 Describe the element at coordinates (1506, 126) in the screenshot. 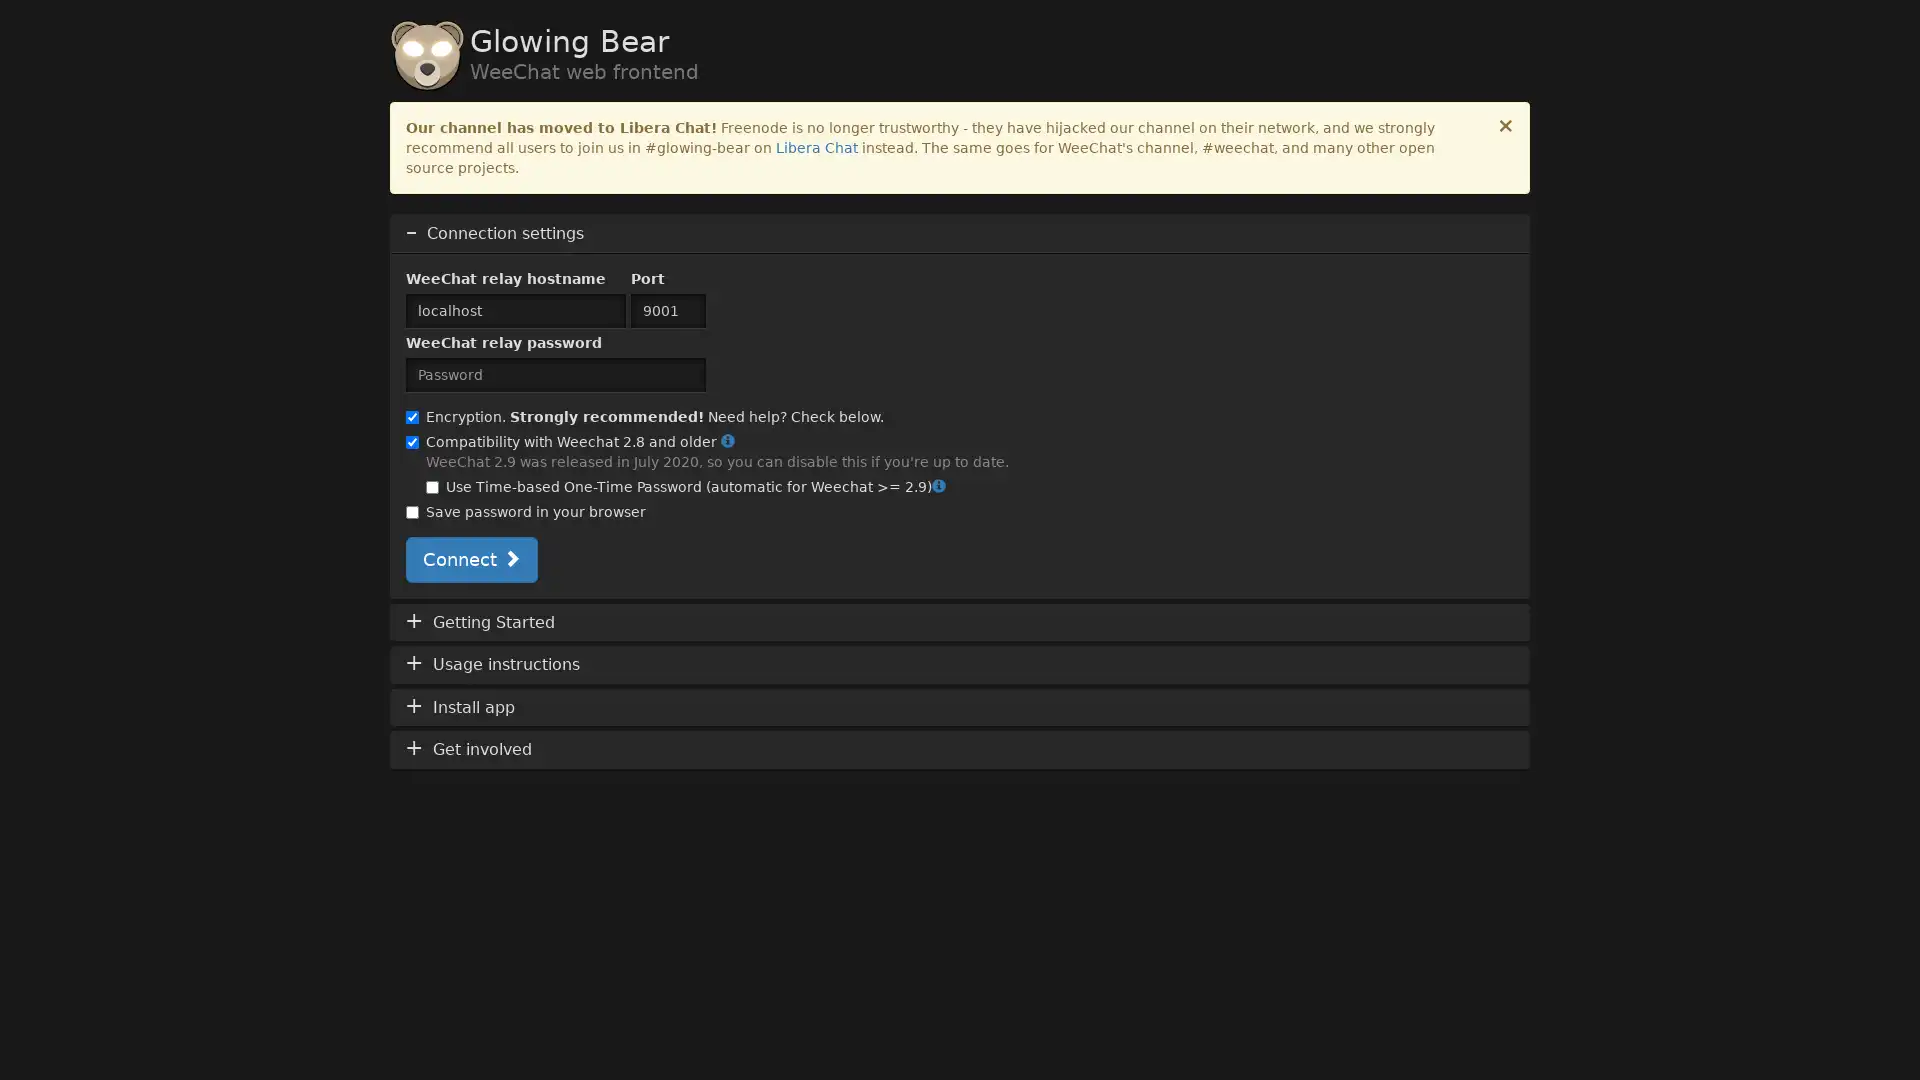

I see `Close` at that location.